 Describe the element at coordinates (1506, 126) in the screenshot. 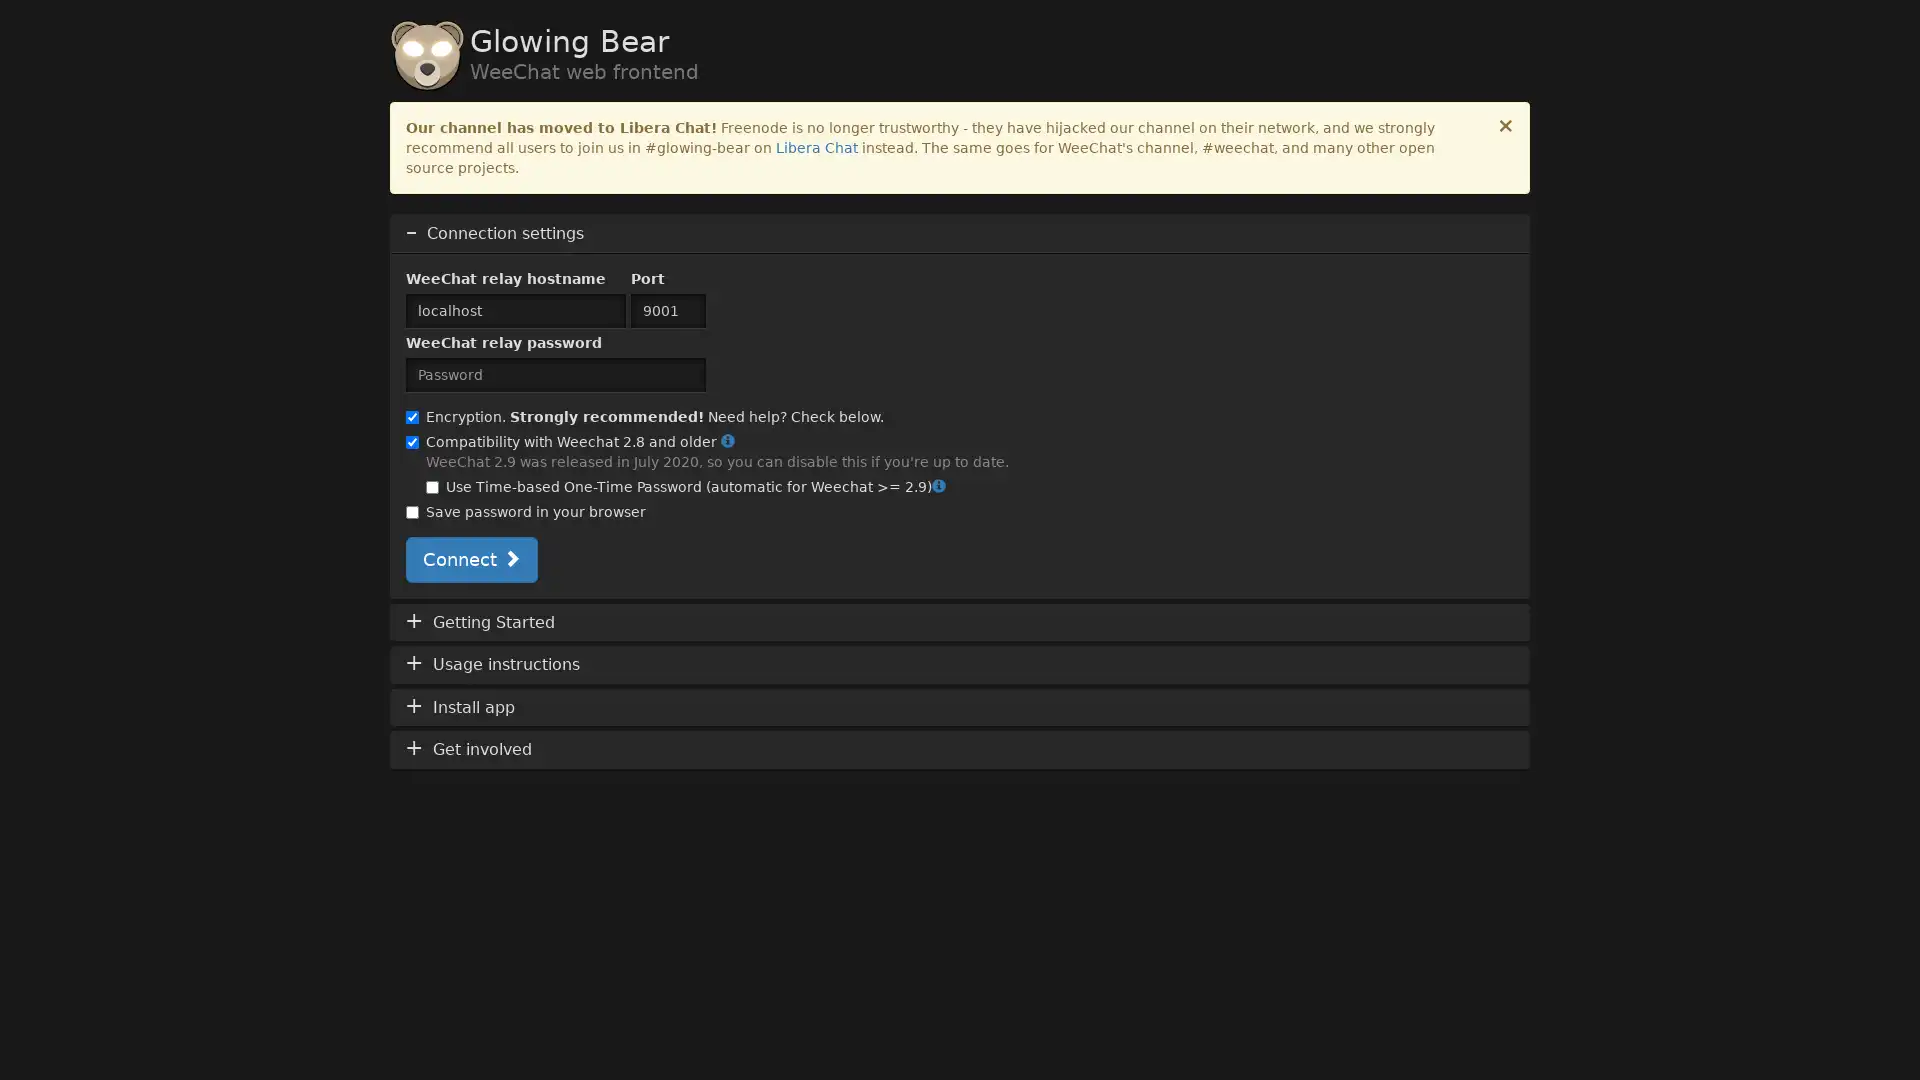

I see `Close` at that location.